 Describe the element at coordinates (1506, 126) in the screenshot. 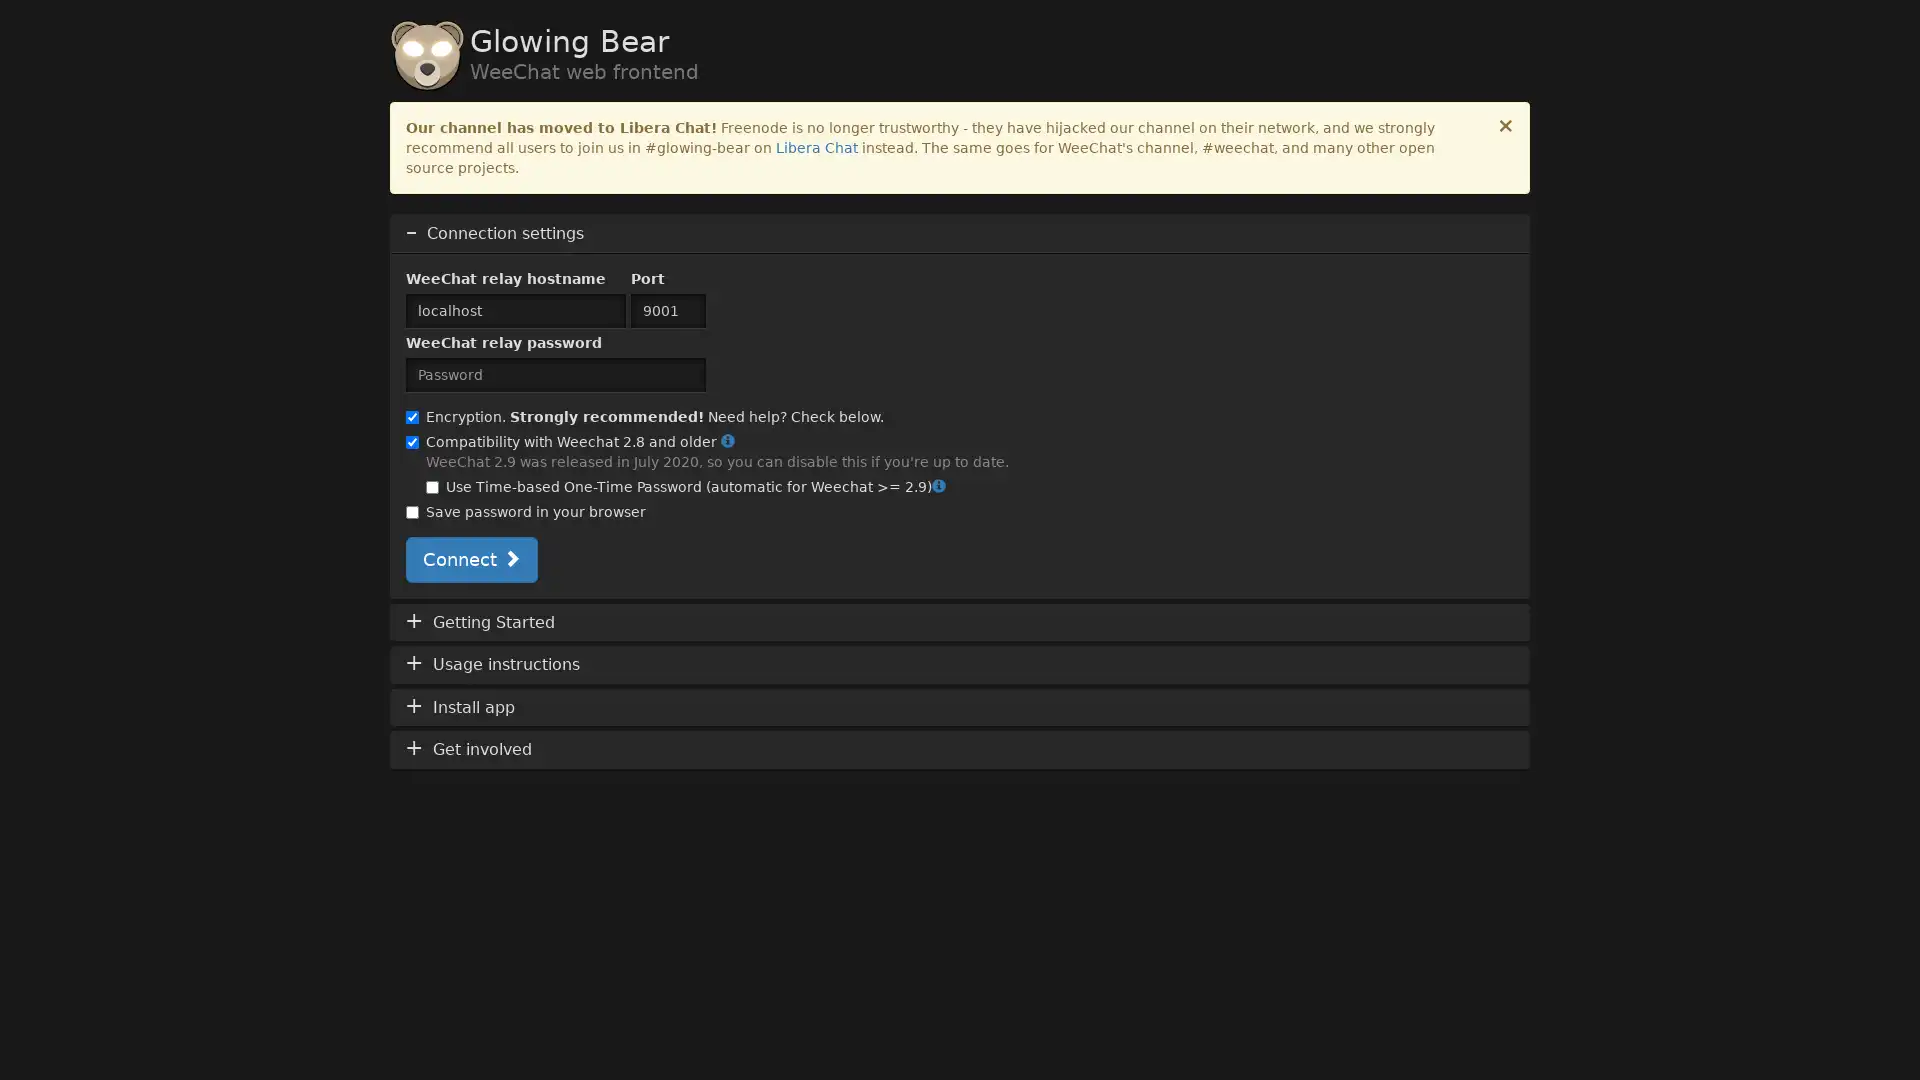

I see `Close` at that location.